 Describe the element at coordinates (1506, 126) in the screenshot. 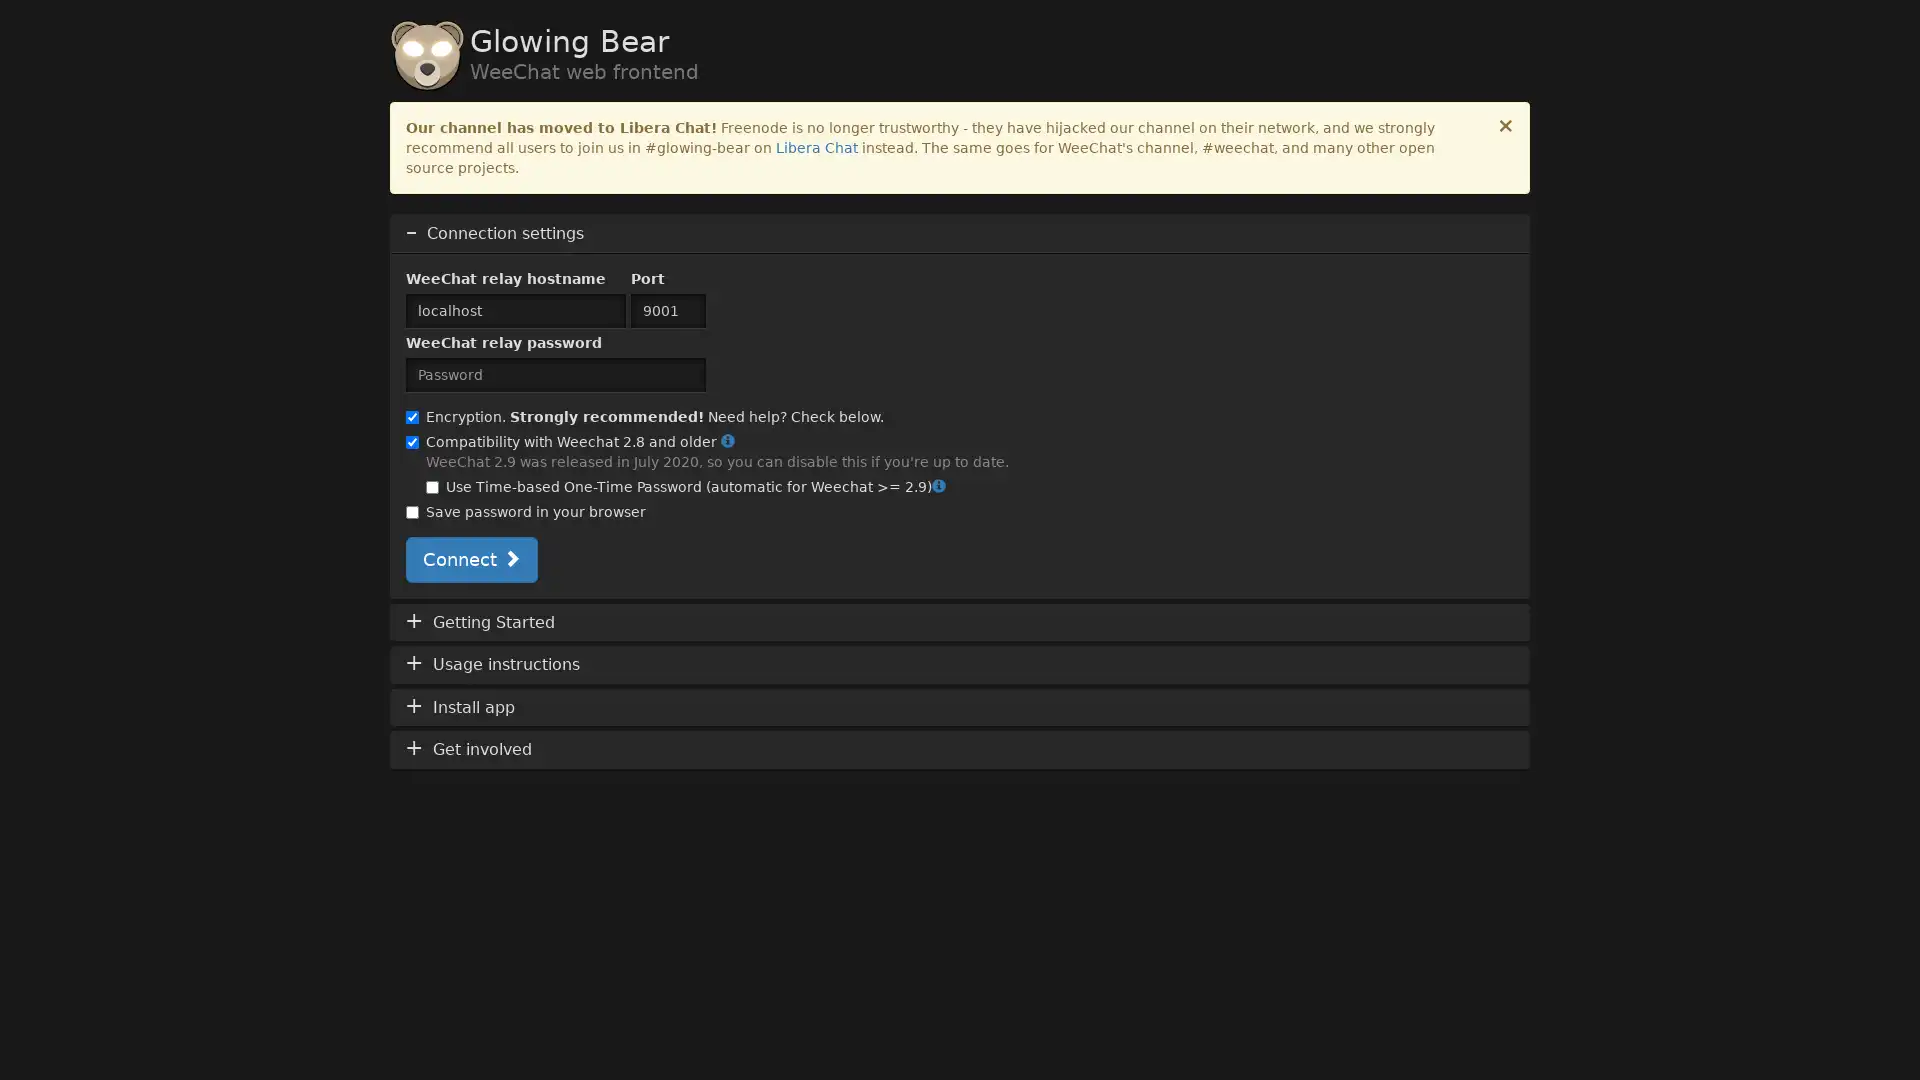

I see `Close` at that location.